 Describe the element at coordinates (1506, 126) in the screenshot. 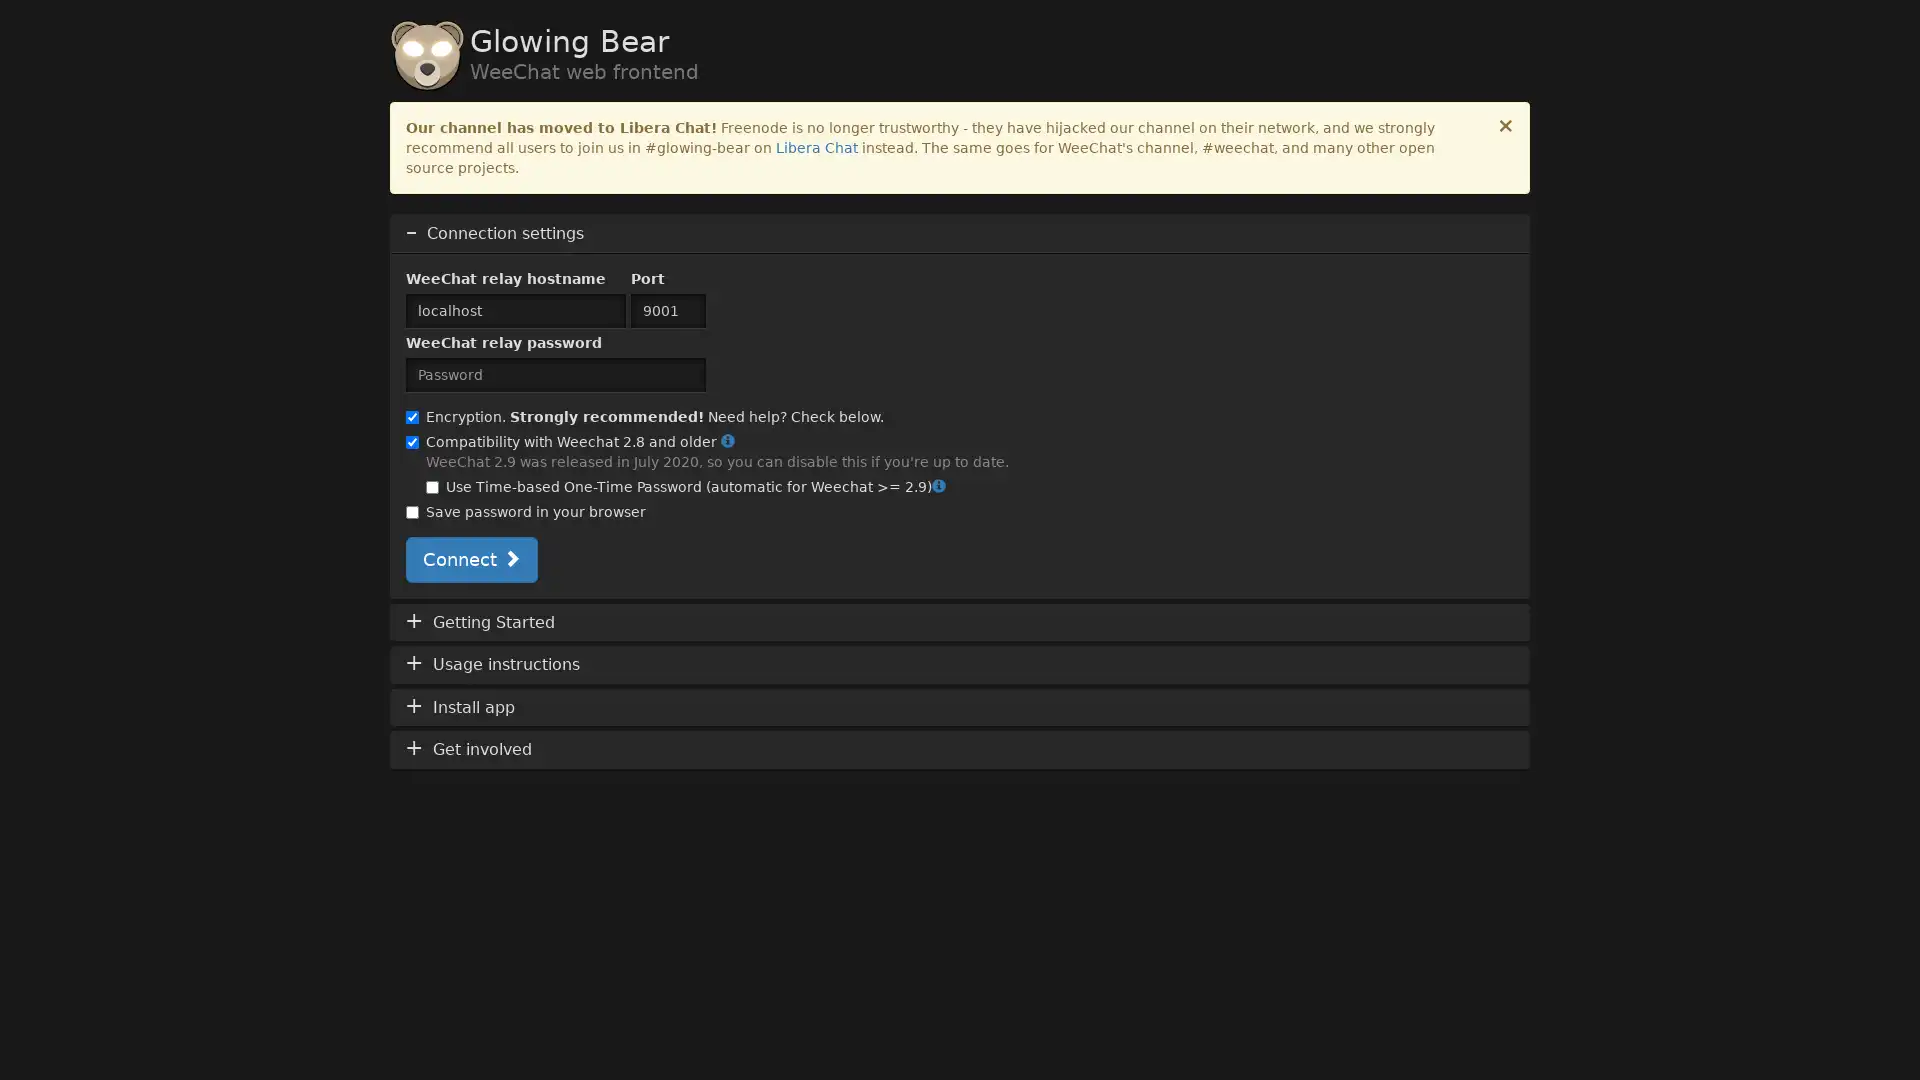

I see `Close` at that location.